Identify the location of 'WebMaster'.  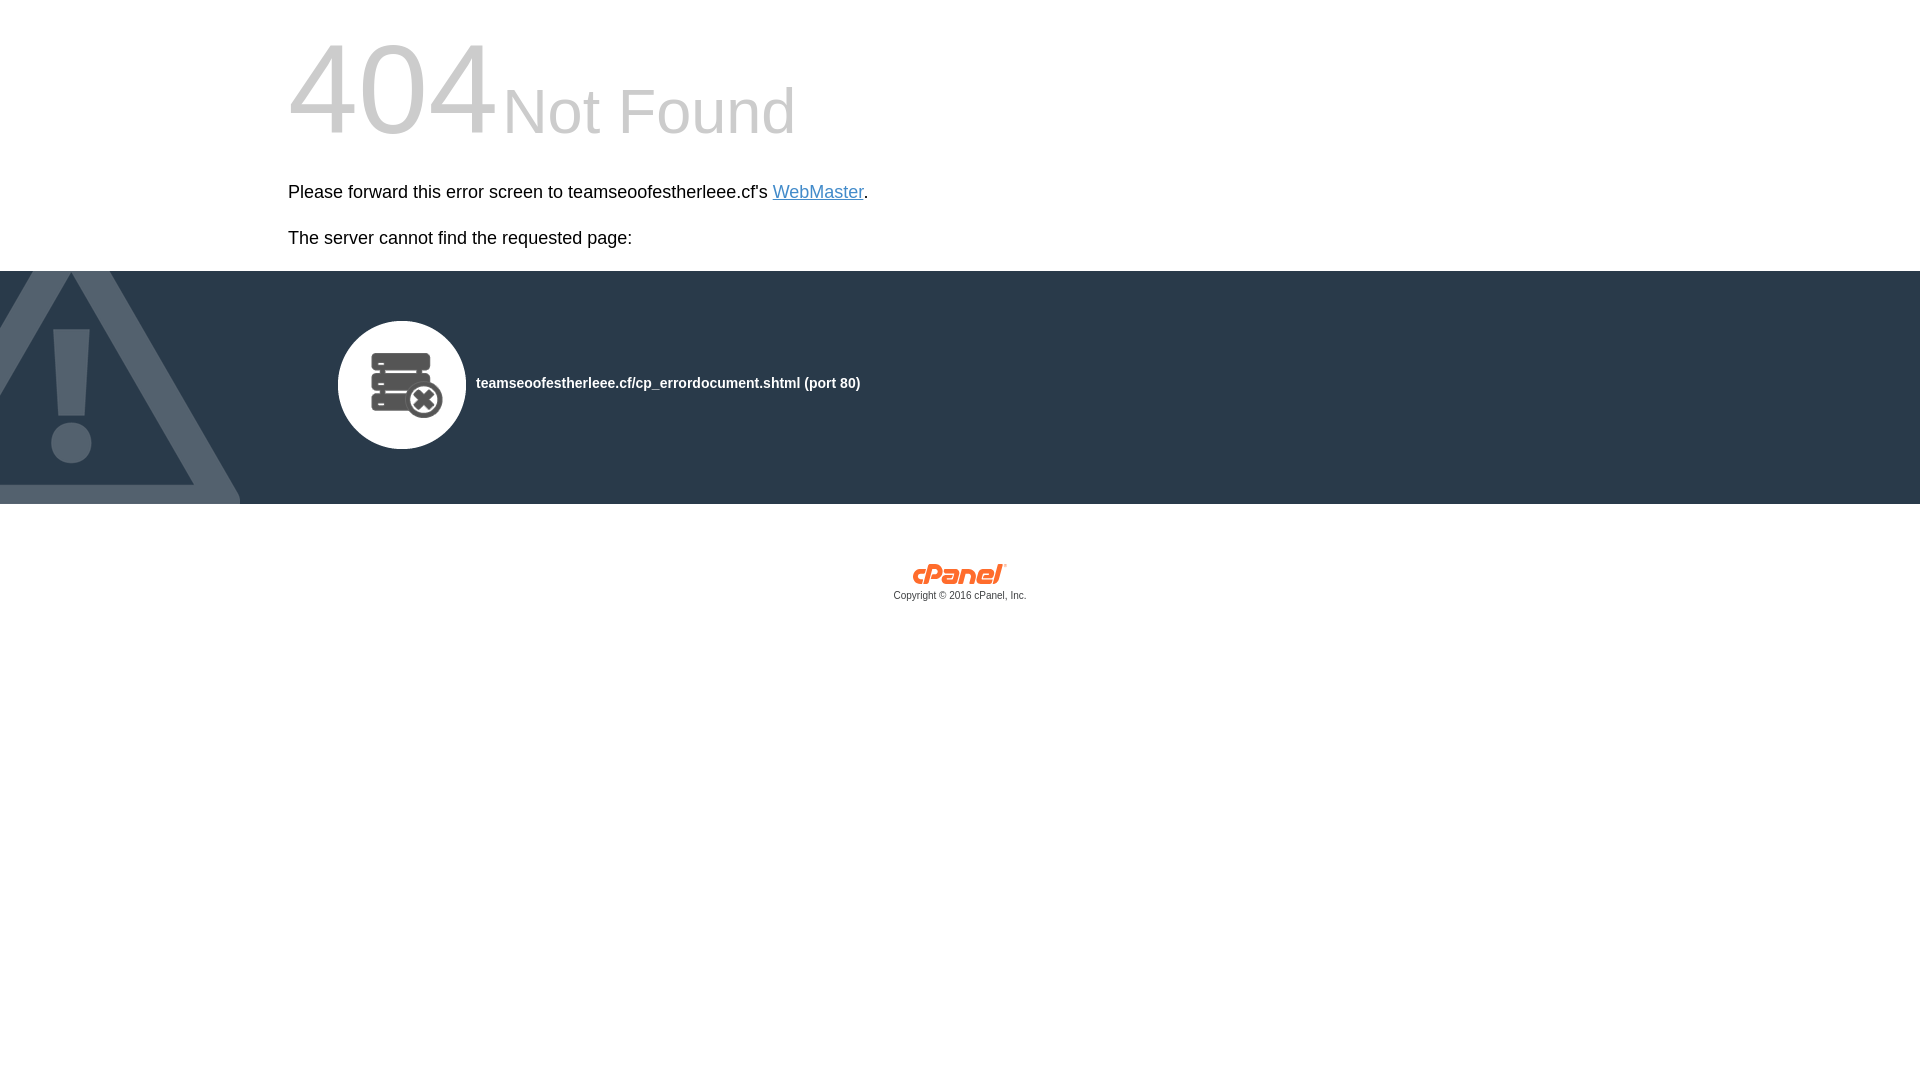
(818, 192).